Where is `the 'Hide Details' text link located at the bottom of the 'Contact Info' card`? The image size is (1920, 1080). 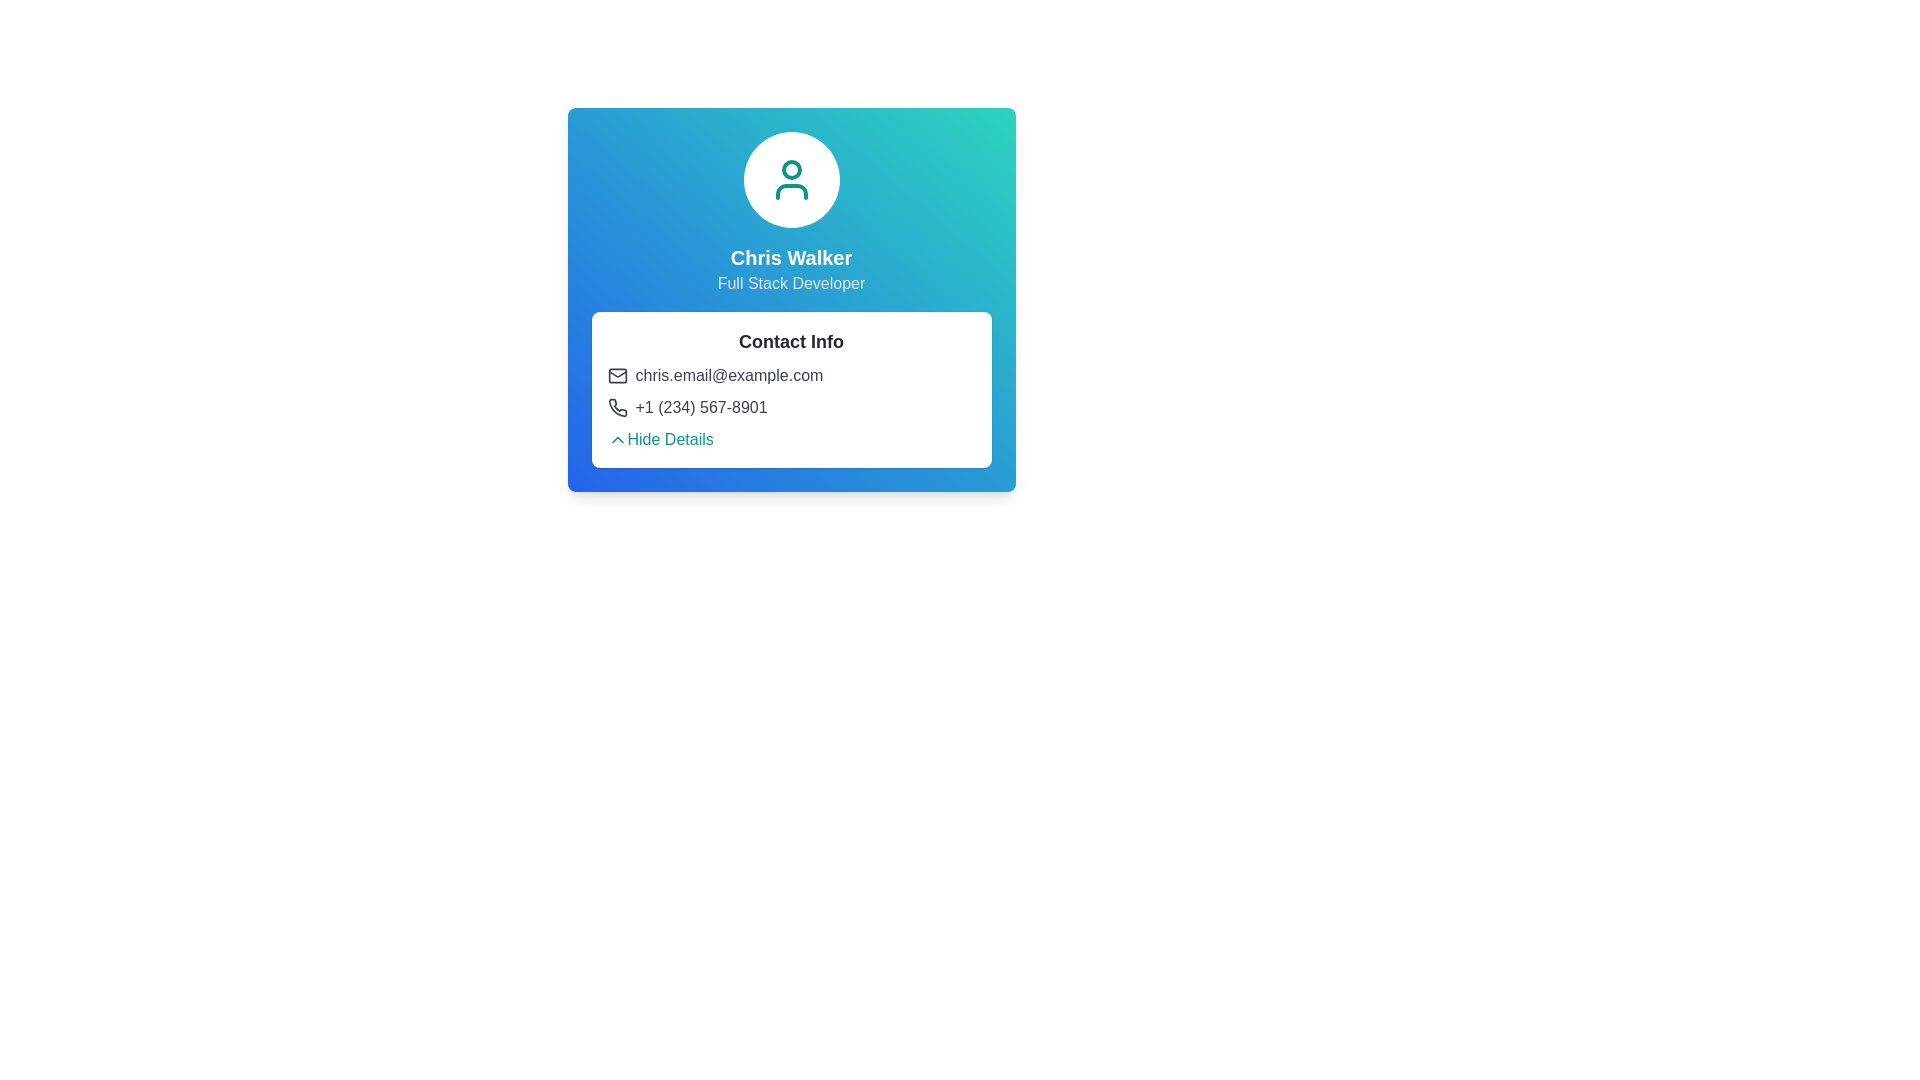 the 'Hide Details' text link located at the bottom of the 'Contact Info' card is located at coordinates (660, 438).